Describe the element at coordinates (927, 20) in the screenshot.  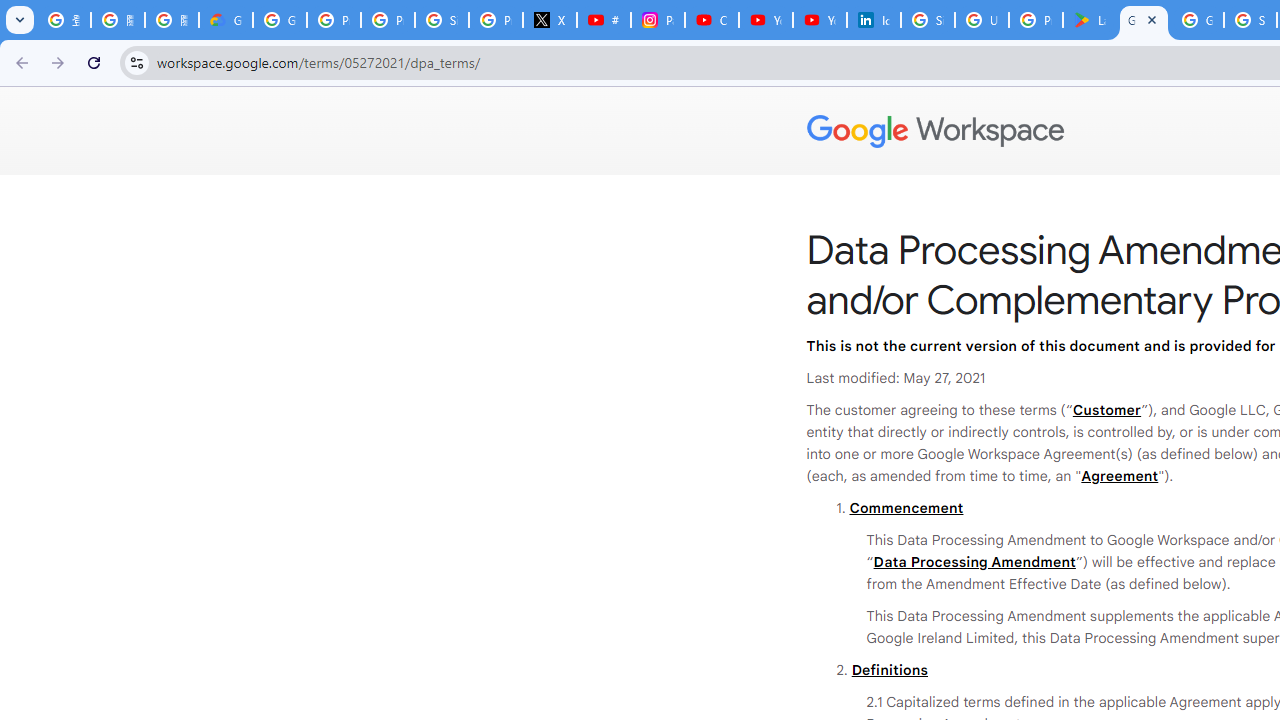
I see `'Sign in - Google Accounts'` at that location.